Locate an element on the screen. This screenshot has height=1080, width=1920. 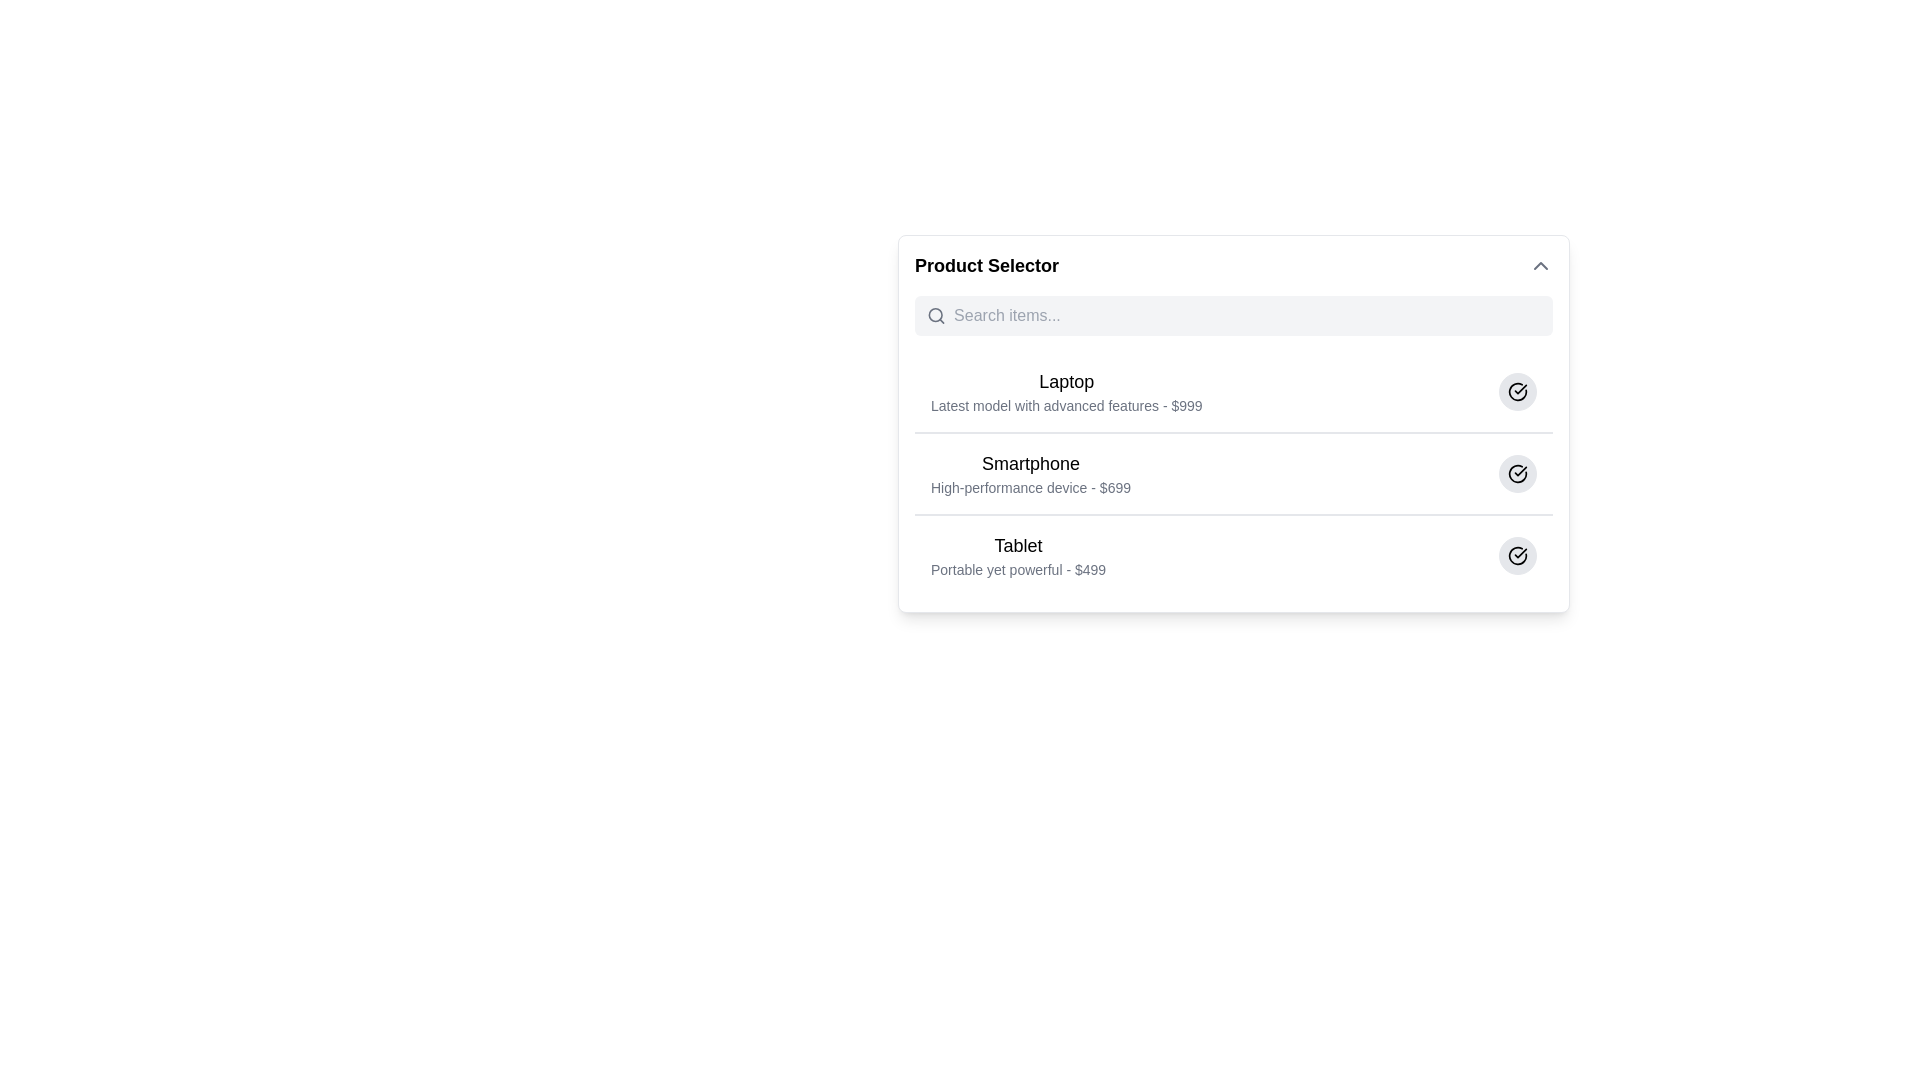
the selection status of the third interactive icon, which is a circular outline with a check mark inside it, located to the right of the 'Tablet' label is located at coordinates (1517, 555).